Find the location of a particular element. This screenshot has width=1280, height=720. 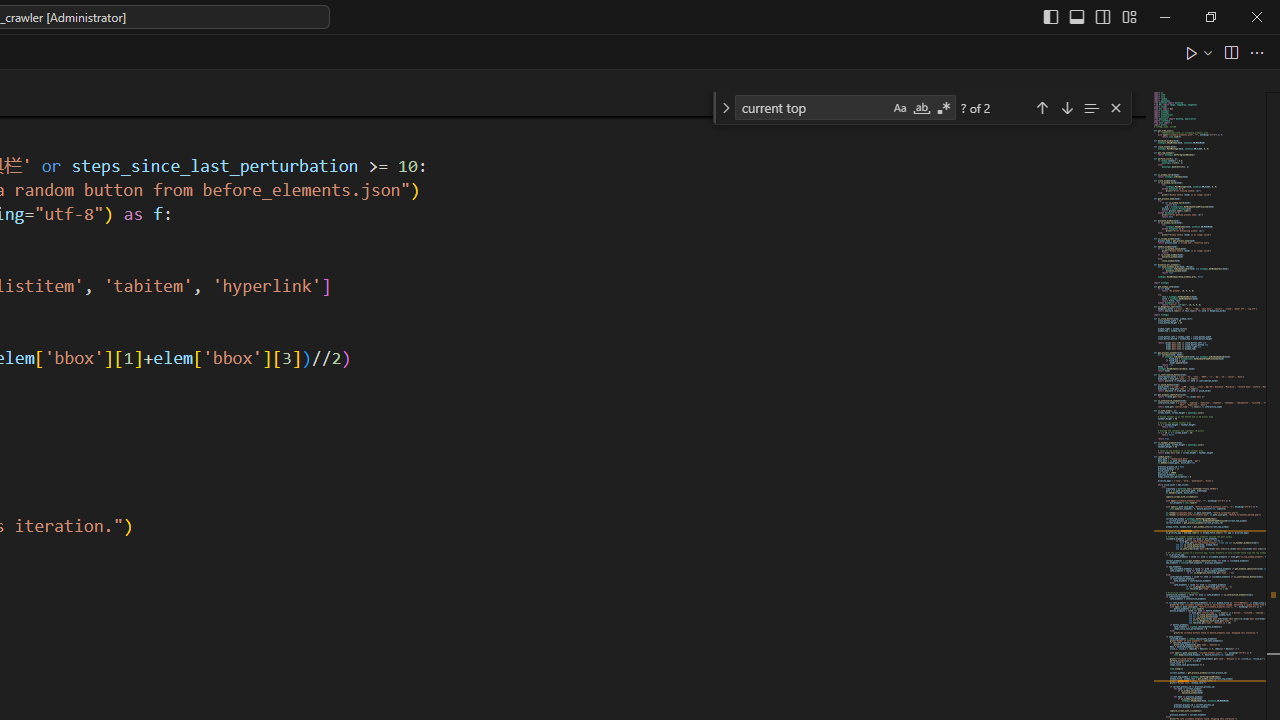

'Restore' is located at coordinates (1209, 16).